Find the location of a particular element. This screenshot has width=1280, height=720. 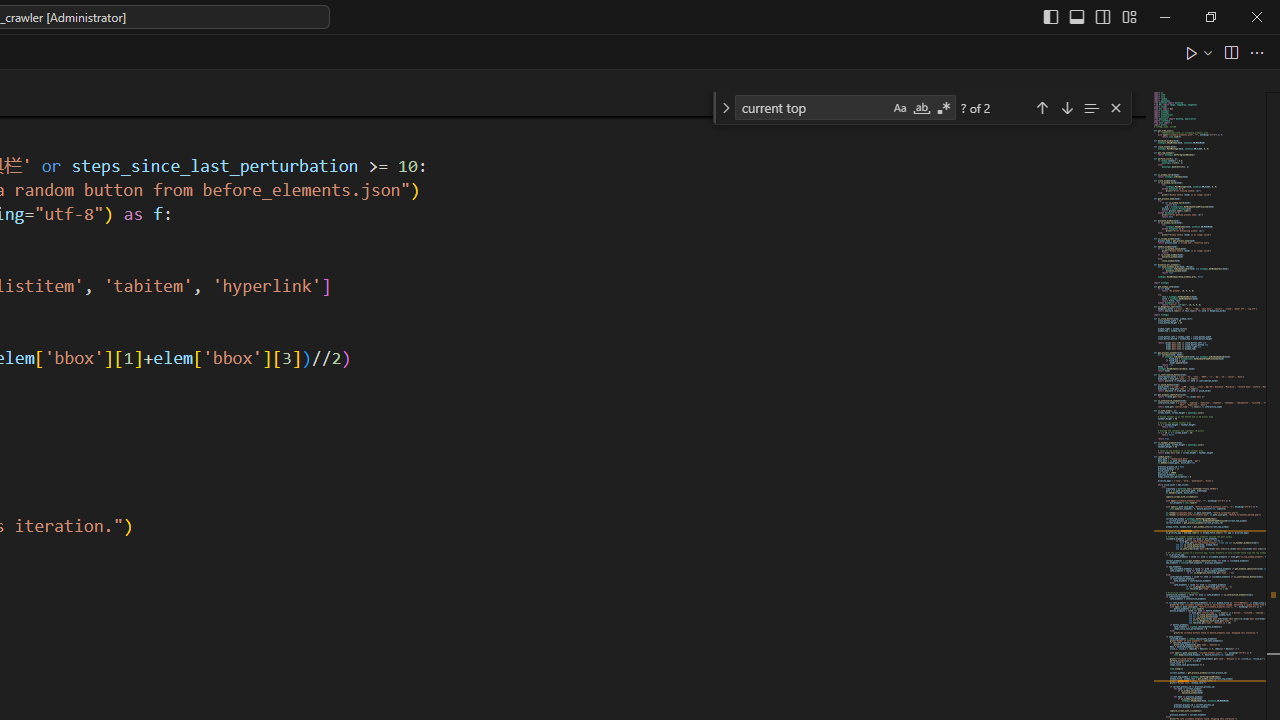

'Restore' is located at coordinates (1209, 16).